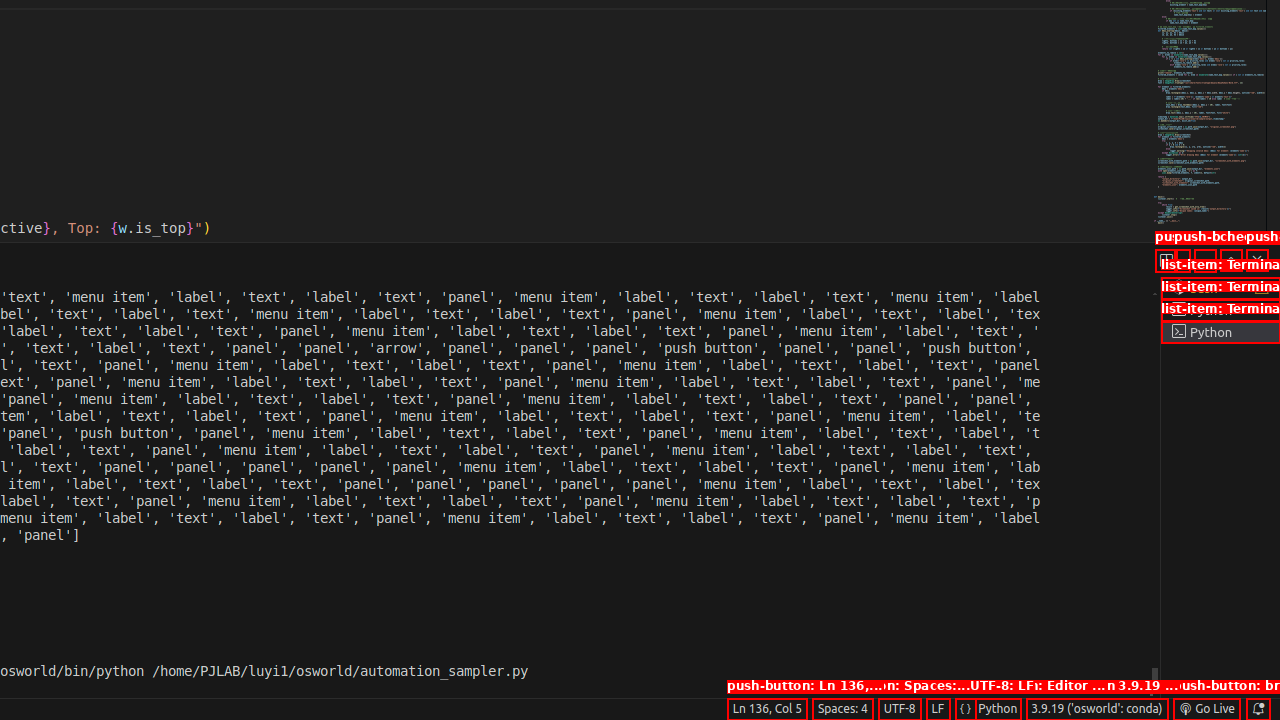 This screenshot has height=720, width=1280. I want to click on 'New Terminal (Ctrl+Shift+`) [Alt] Split Terminal (Ctrl+Shift+5)', so click(1165, 259).